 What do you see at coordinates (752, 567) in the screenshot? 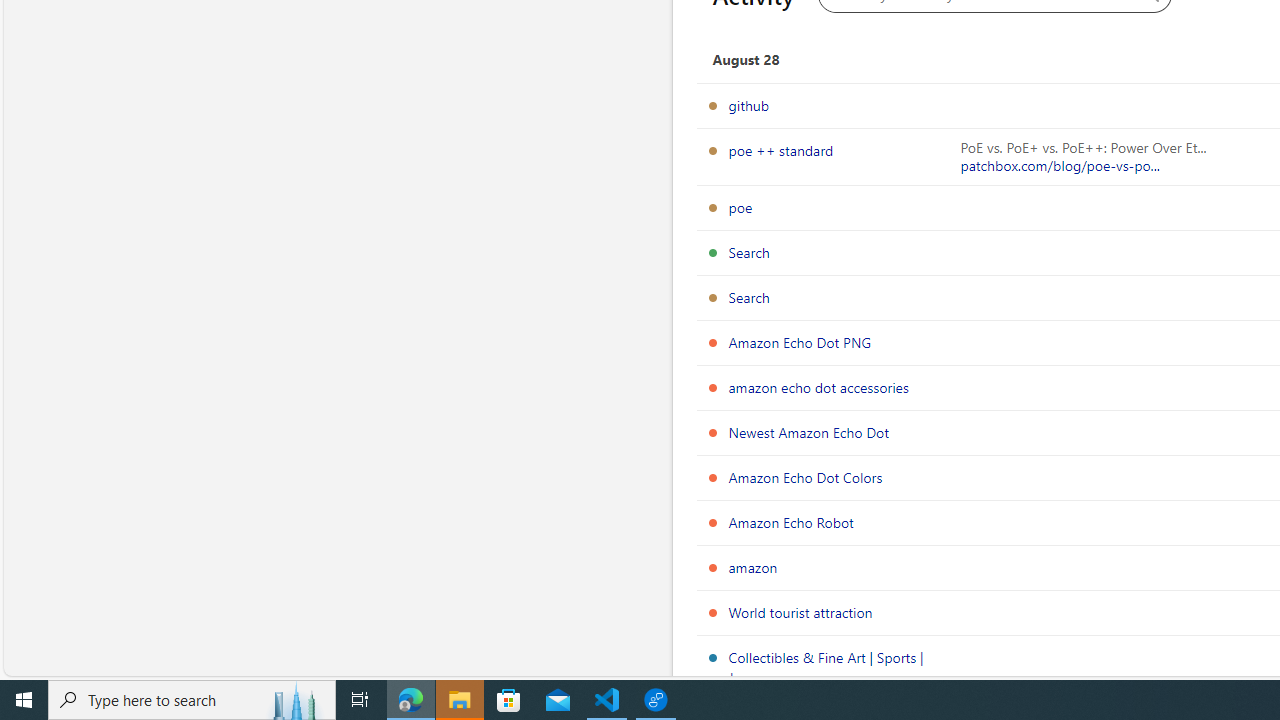
I see `'amazon'` at bounding box center [752, 567].